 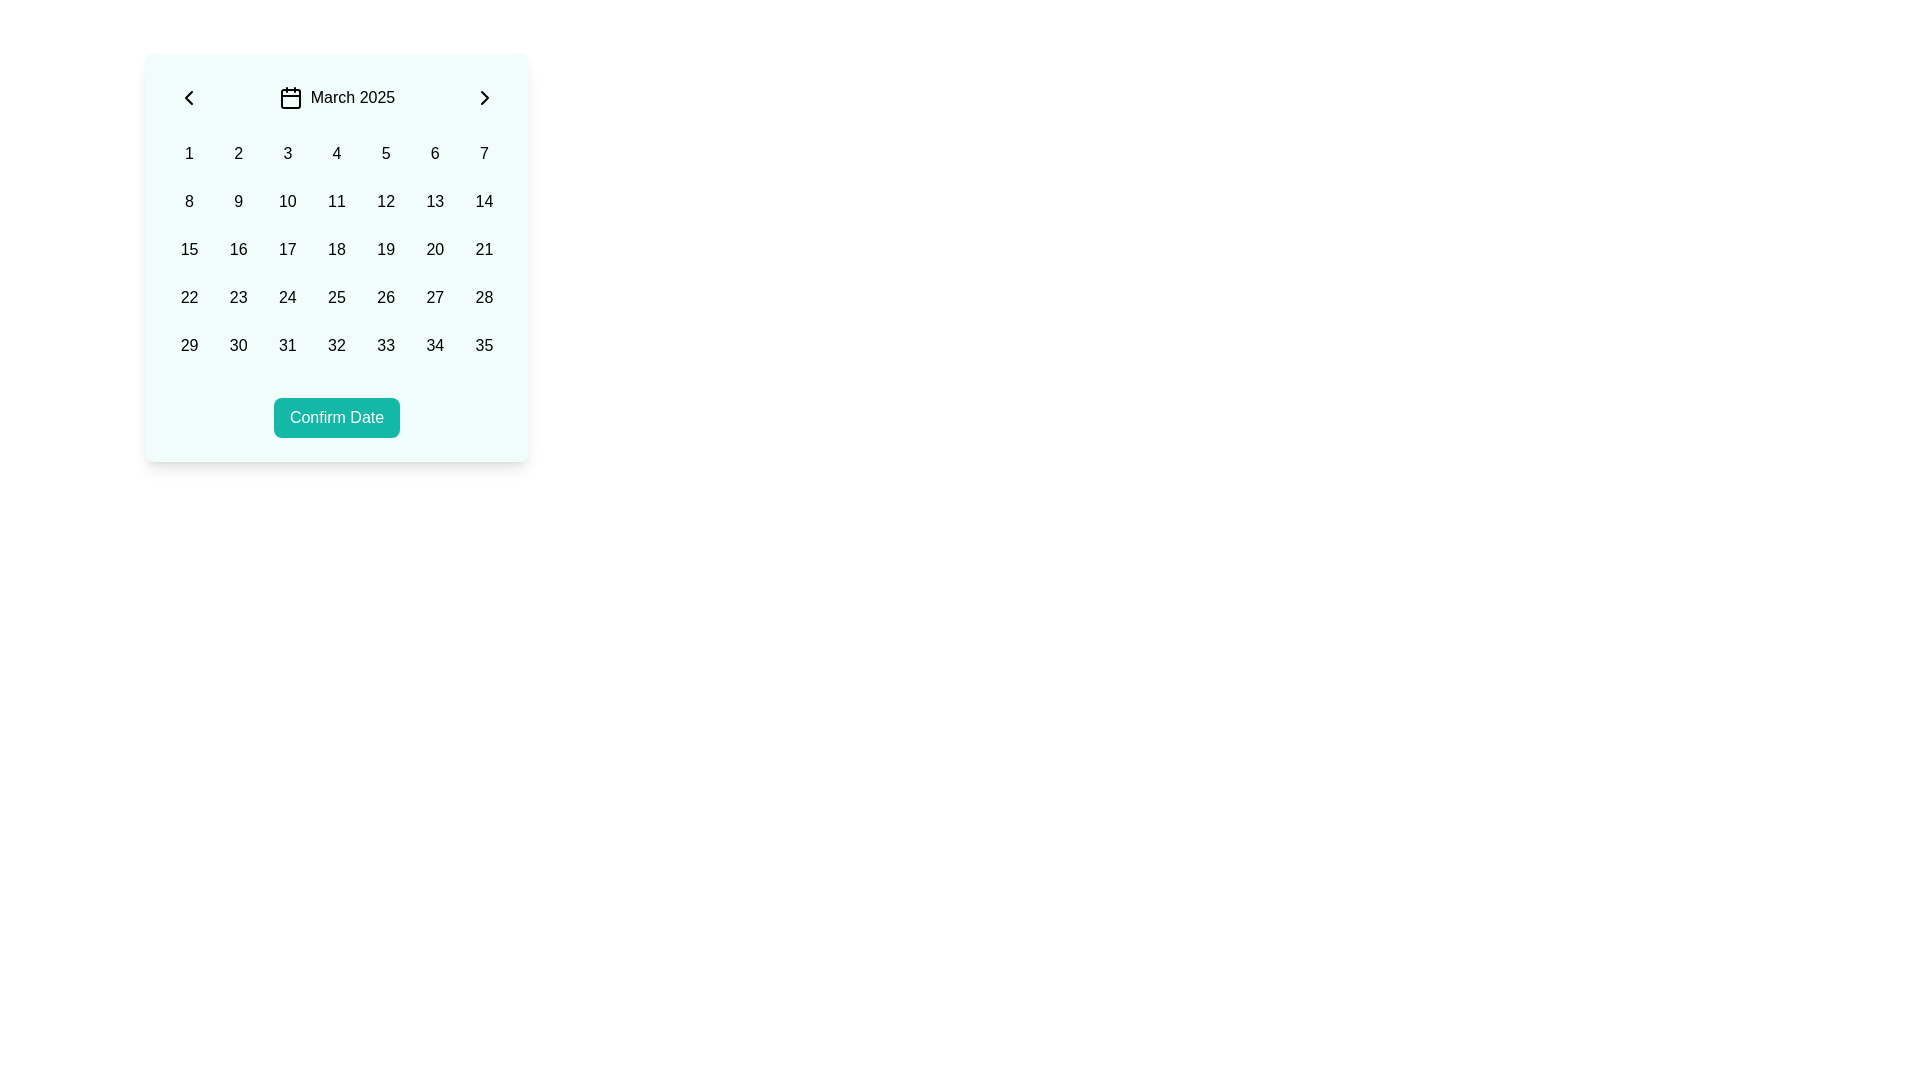 What do you see at coordinates (386, 201) in the screenshot?
I see `the clickable date button representing '12' in the calendar grid located in the second row and fifth column` at bounding box center [386, 201].